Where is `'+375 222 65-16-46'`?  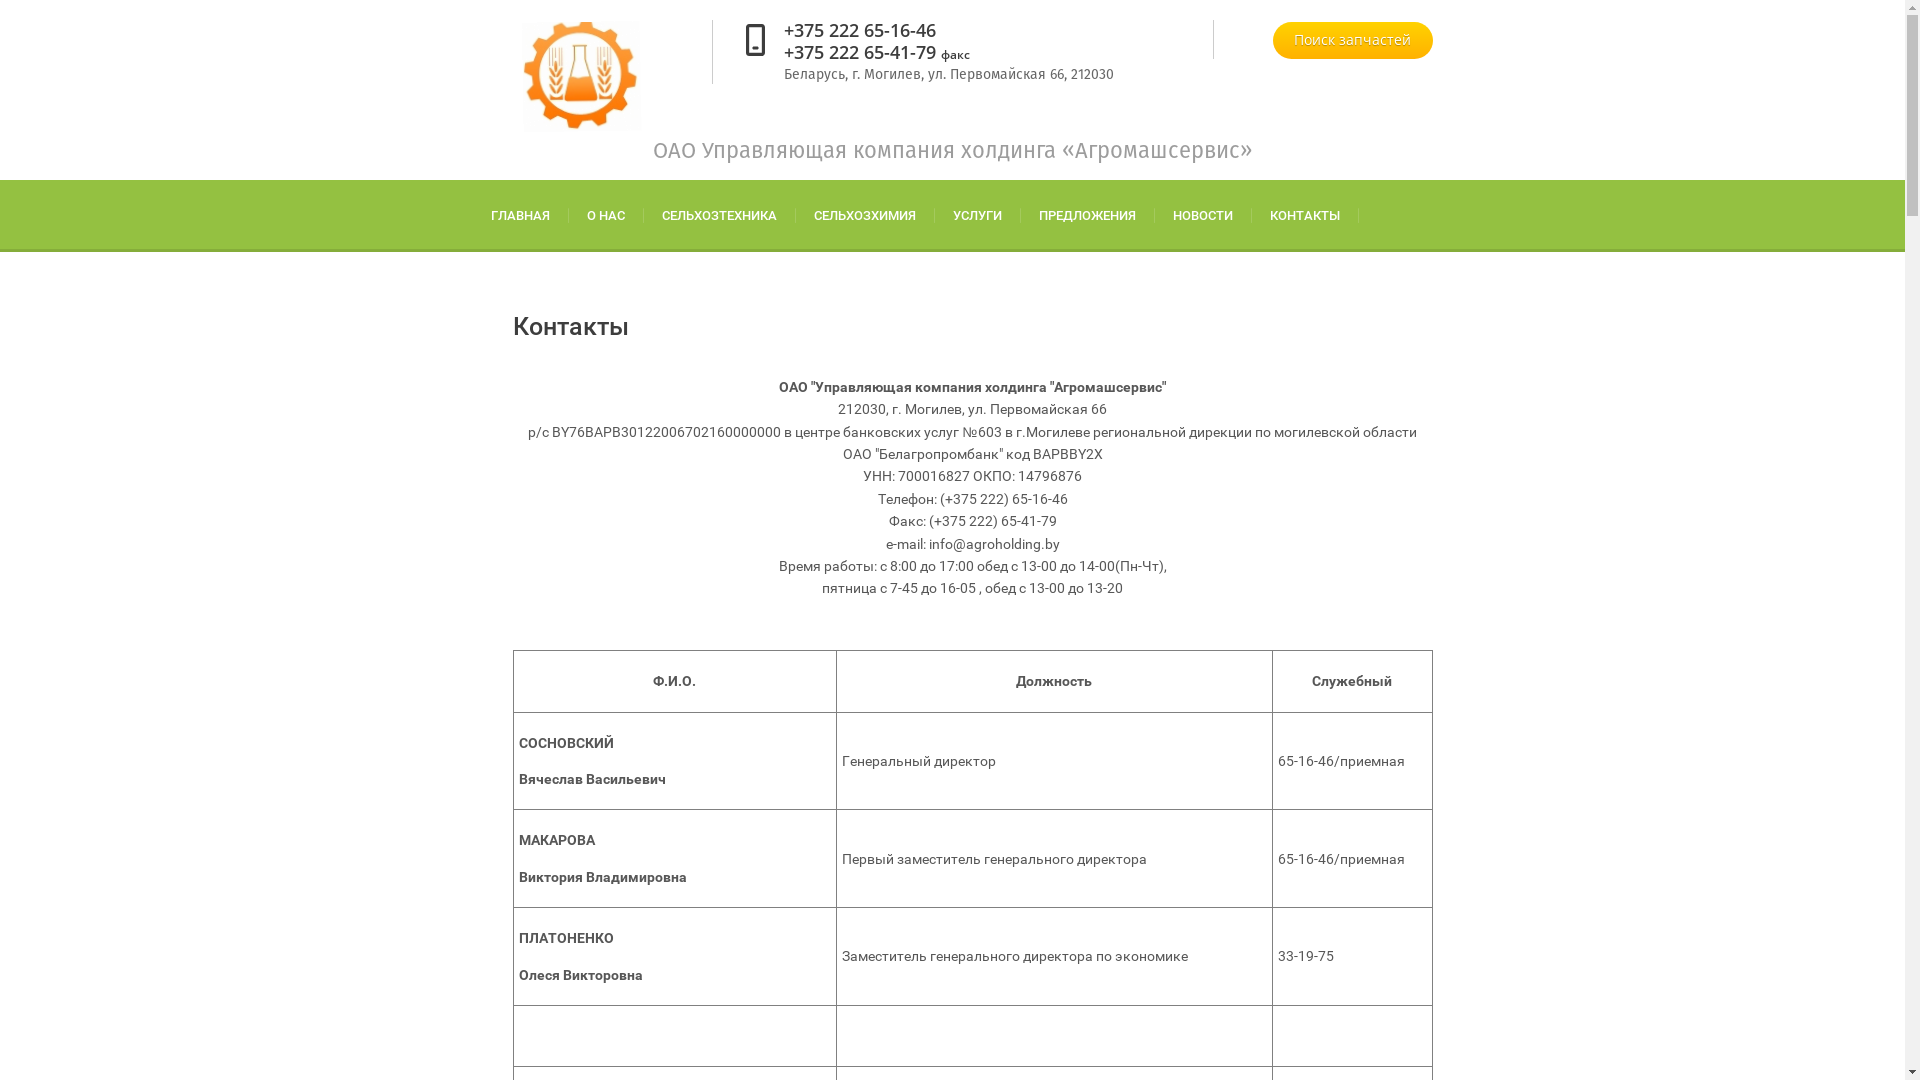 '+375 222 65-16-46' is located at coordinates (782, 30).